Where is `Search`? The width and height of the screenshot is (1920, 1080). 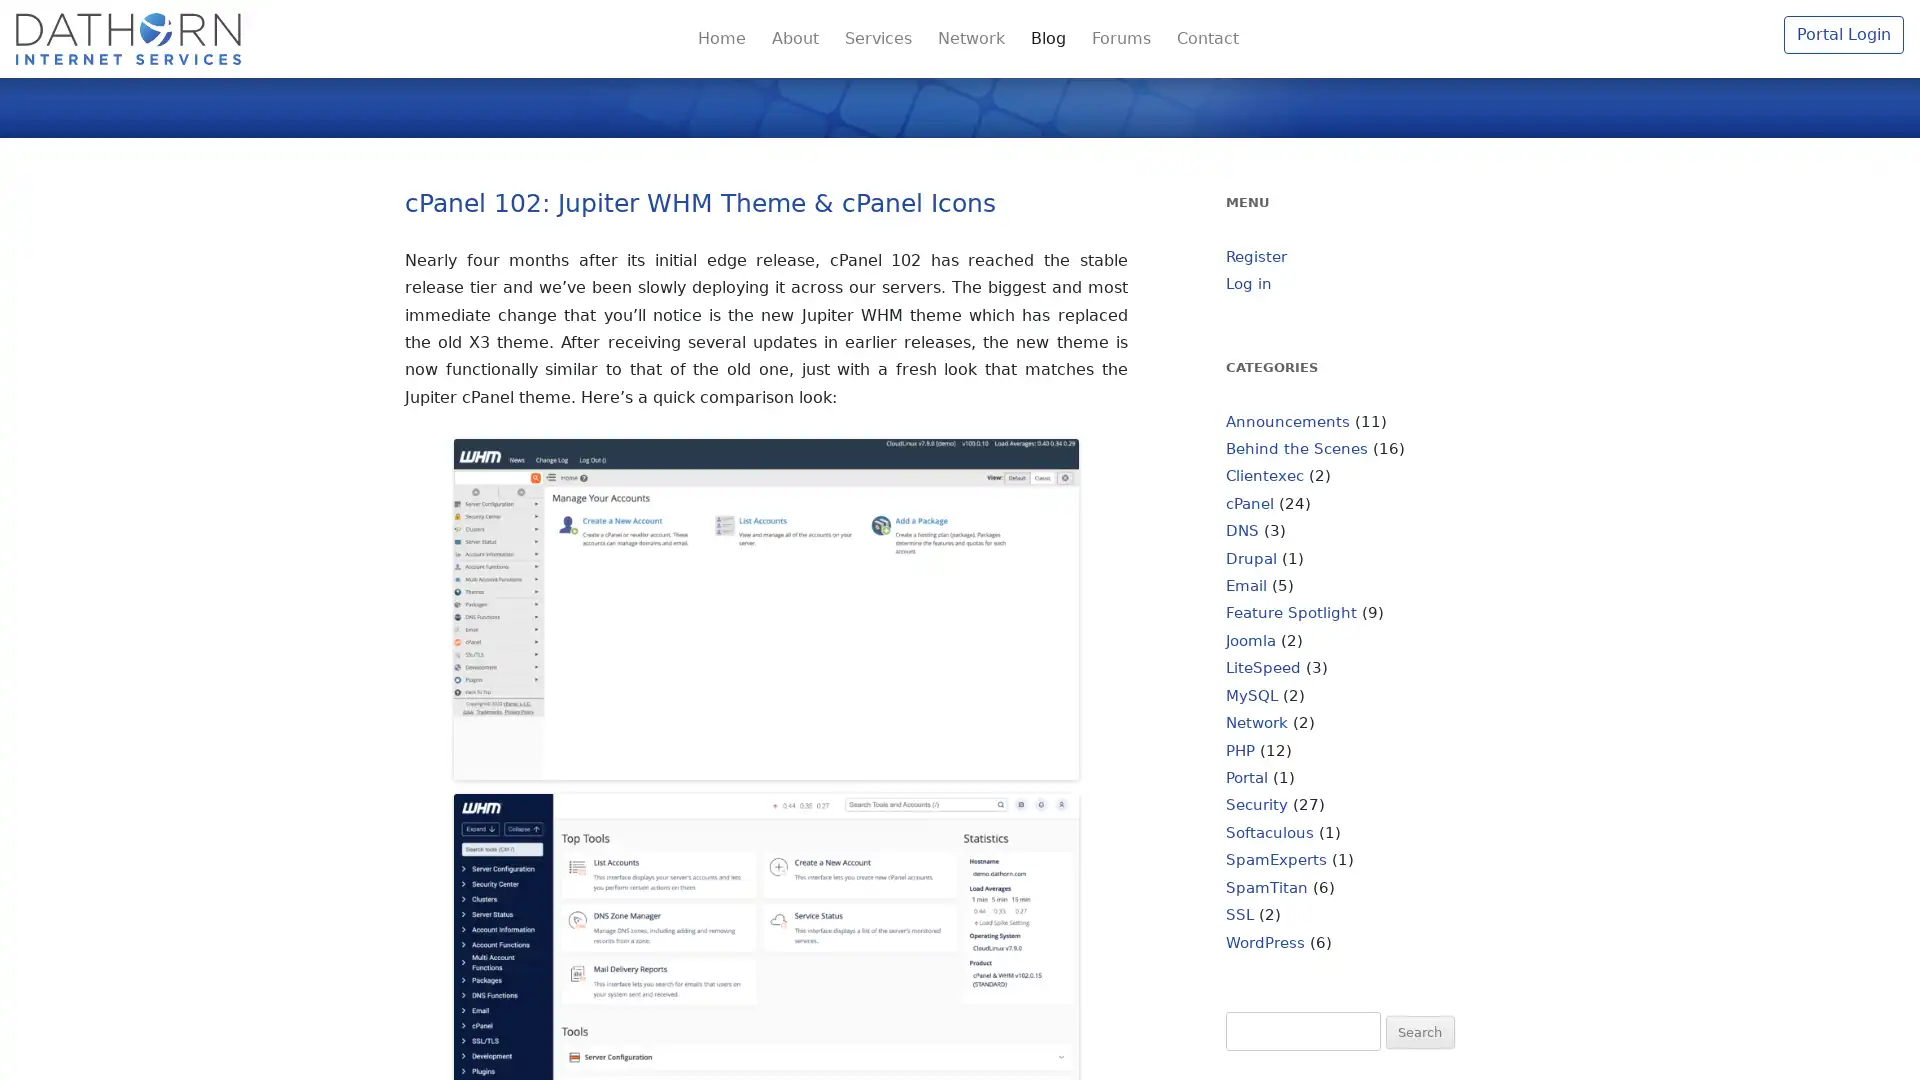 Search is located at coordinates (1419, 1032).